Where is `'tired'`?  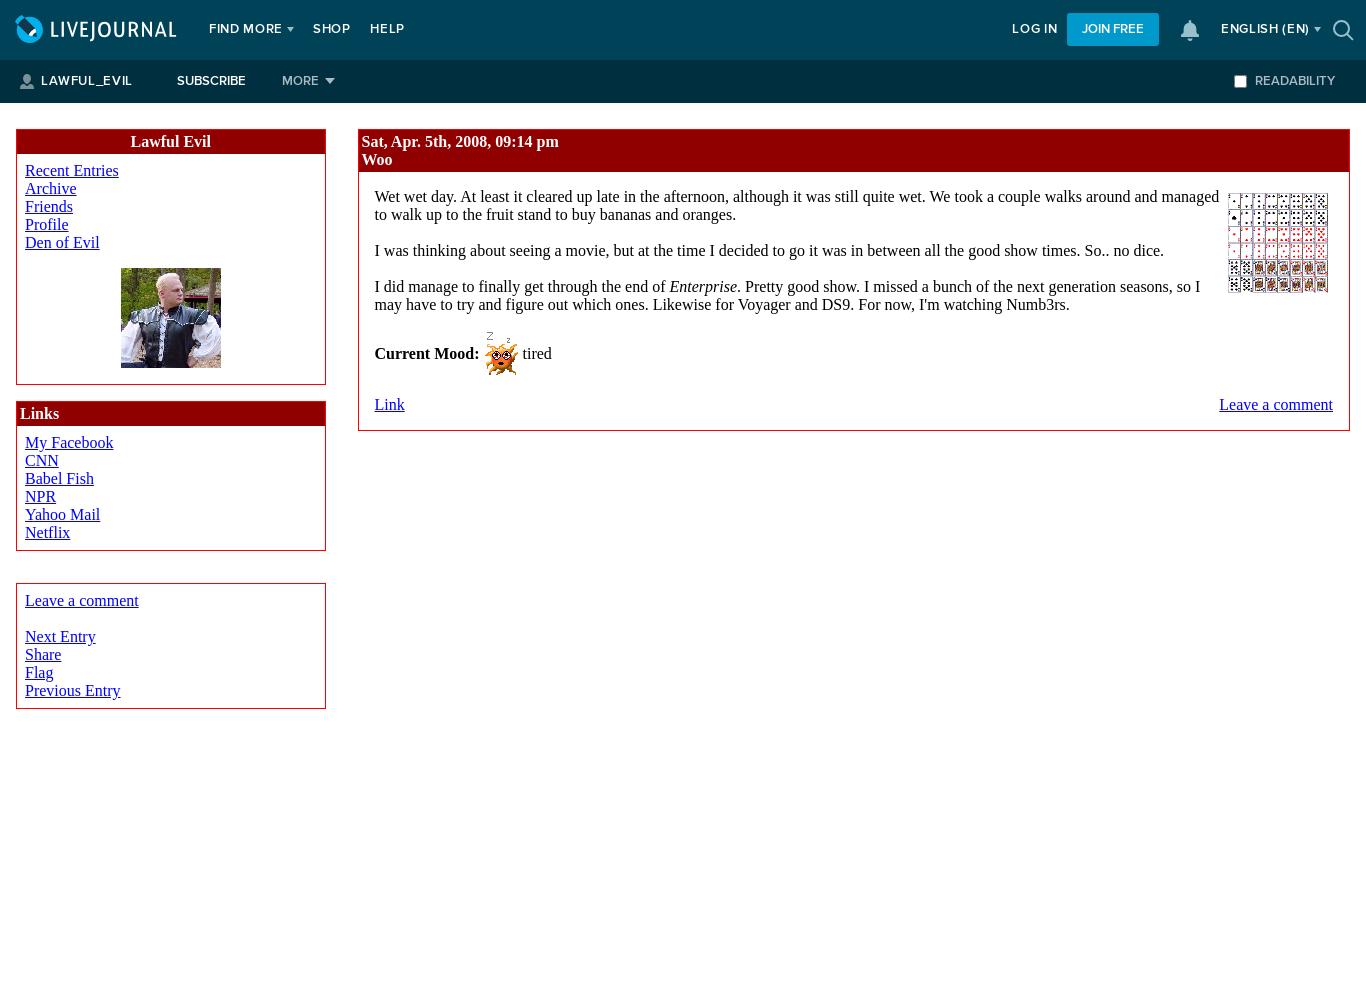 'tired' is located at coordinates (534, 351).